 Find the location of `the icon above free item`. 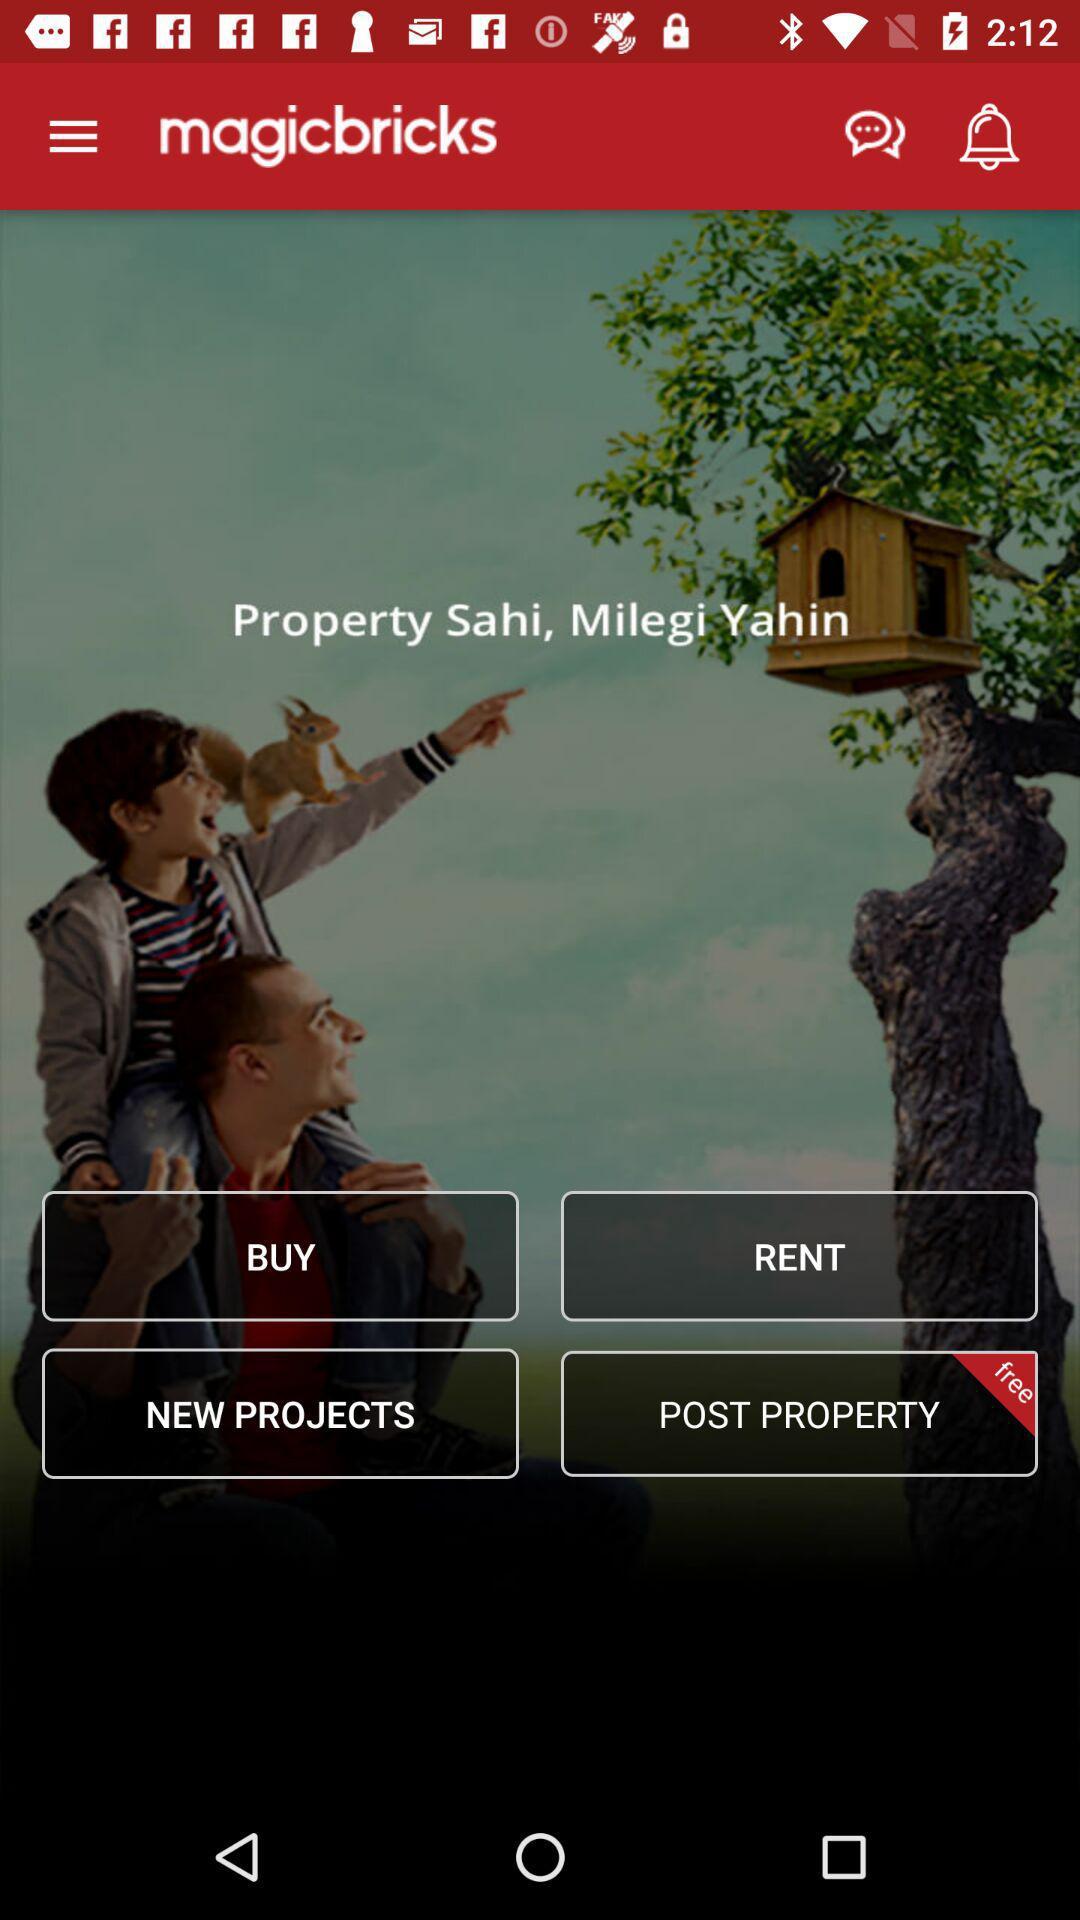

the icon above free item is located at coordinates (798, 1255).